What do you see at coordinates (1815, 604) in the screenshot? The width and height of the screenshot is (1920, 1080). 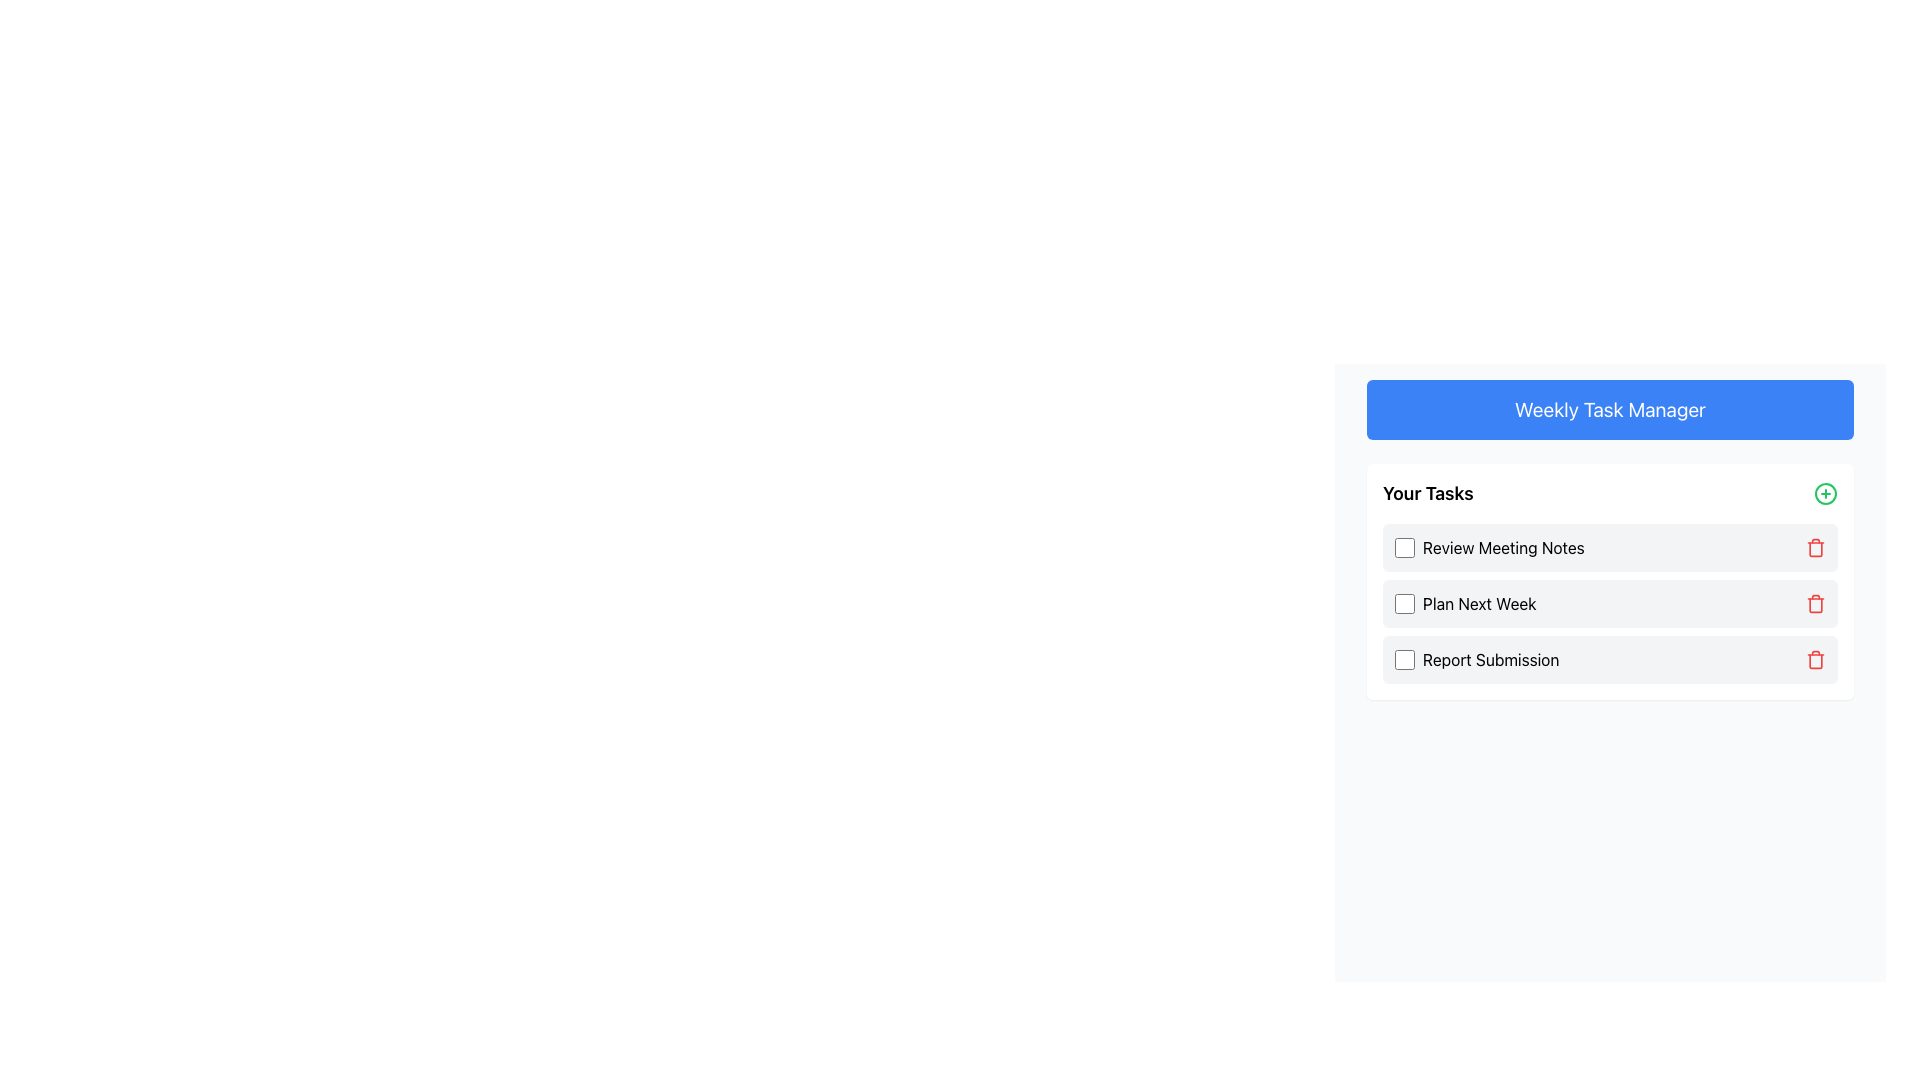 I see `the trash can icon used to delete the task labeled 'Plan Next Week', which is the second item in the task list and located at the far right of the row` at bounding box center [1815, 604].